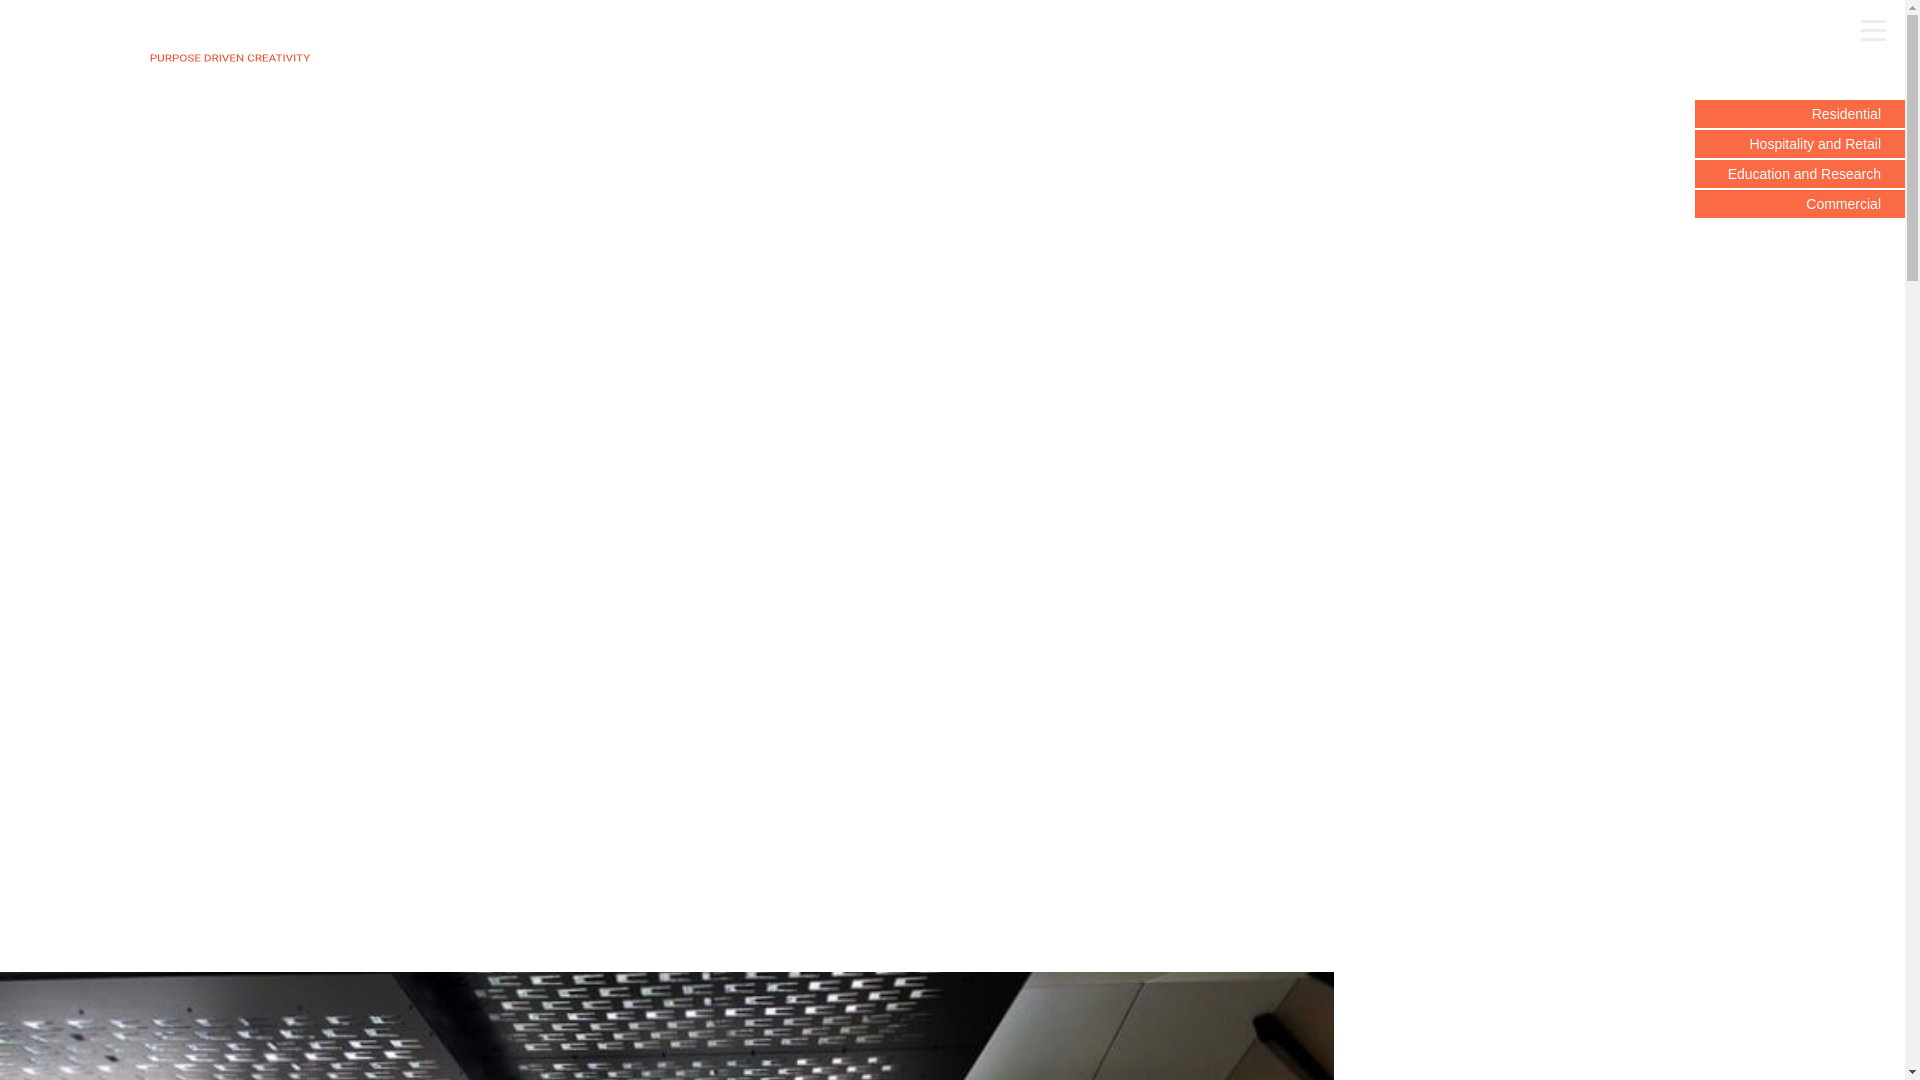  I want to click on 'Education and Research', so click(1800, 172).